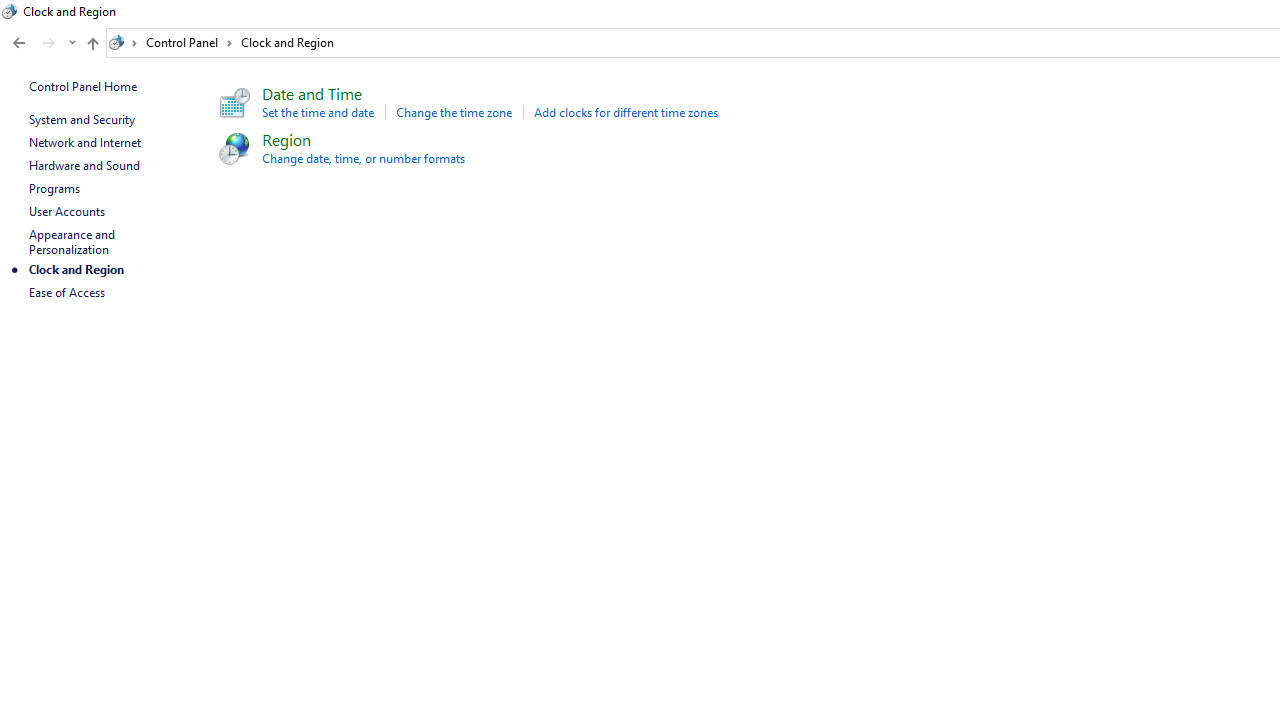 The width and height of the screenshot is (1280, 720). Describe the element at coordinates (67, 292) in the screenshot. I see `'Ease of Access'` at that location.